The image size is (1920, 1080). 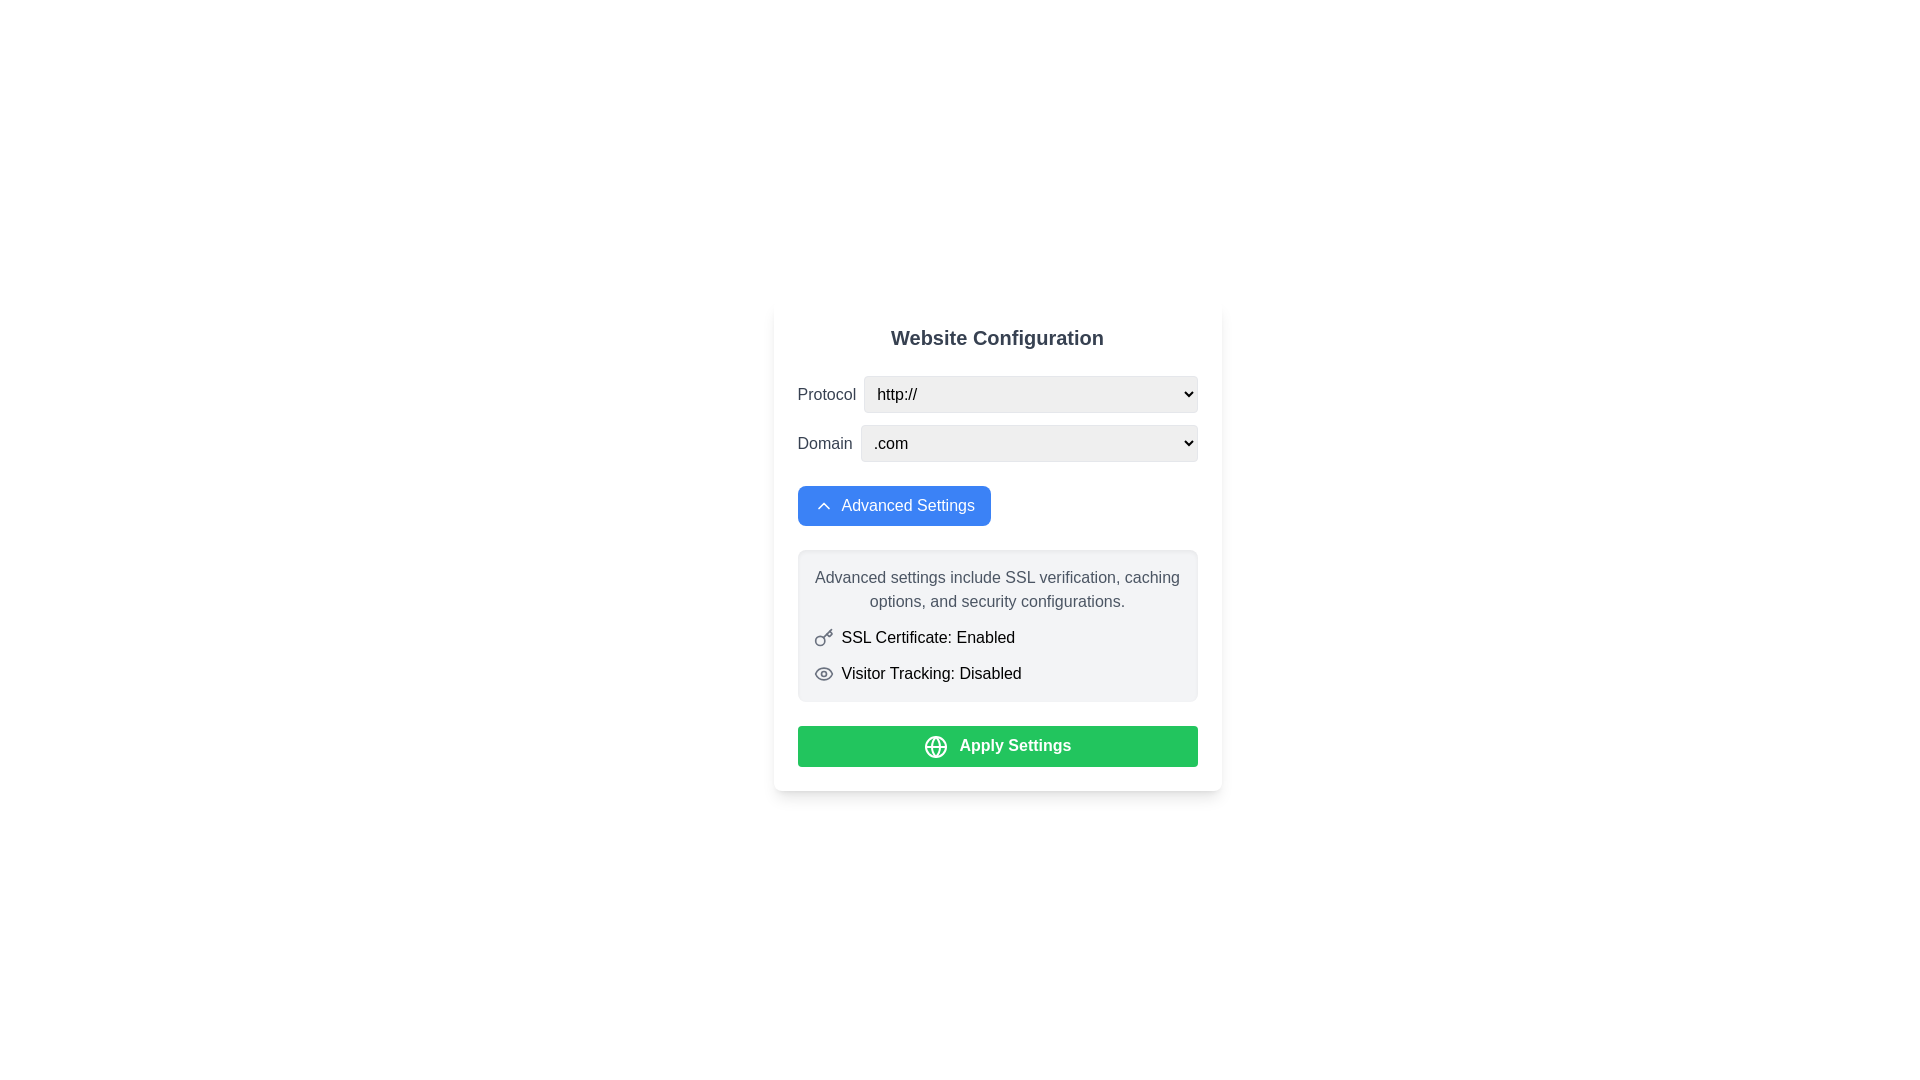 I want to click on the informative text label stating 'Visitor Tracking: Disabled', which is located next to an eye icon in the 'Advanced settings' section, so click(x=930, y=674).